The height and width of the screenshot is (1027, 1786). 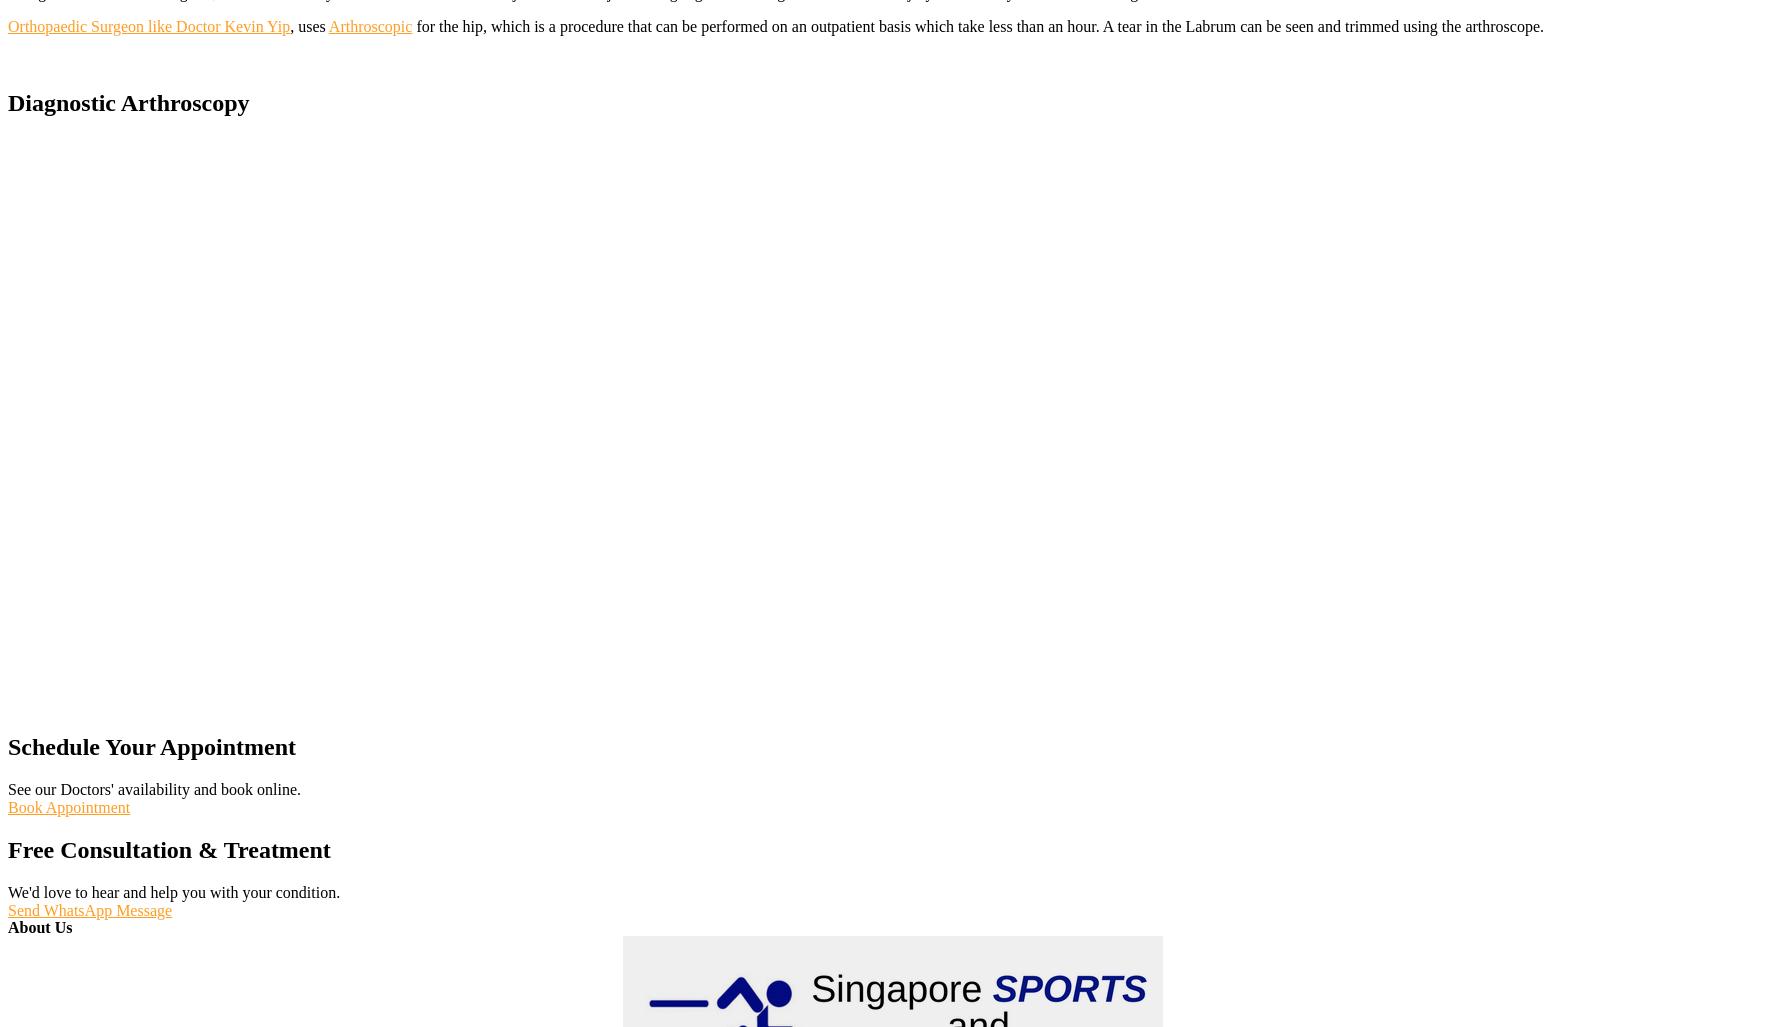 What do you see at coordinates (978, 25) in the screenshot?
I see `'for the hip, which is a procedure that can be performed on an outpatient basis which take less than an hour. A tear in the Labrum can be seen and trimmed using the arthroscope.'` at bounding box center [978, 25].